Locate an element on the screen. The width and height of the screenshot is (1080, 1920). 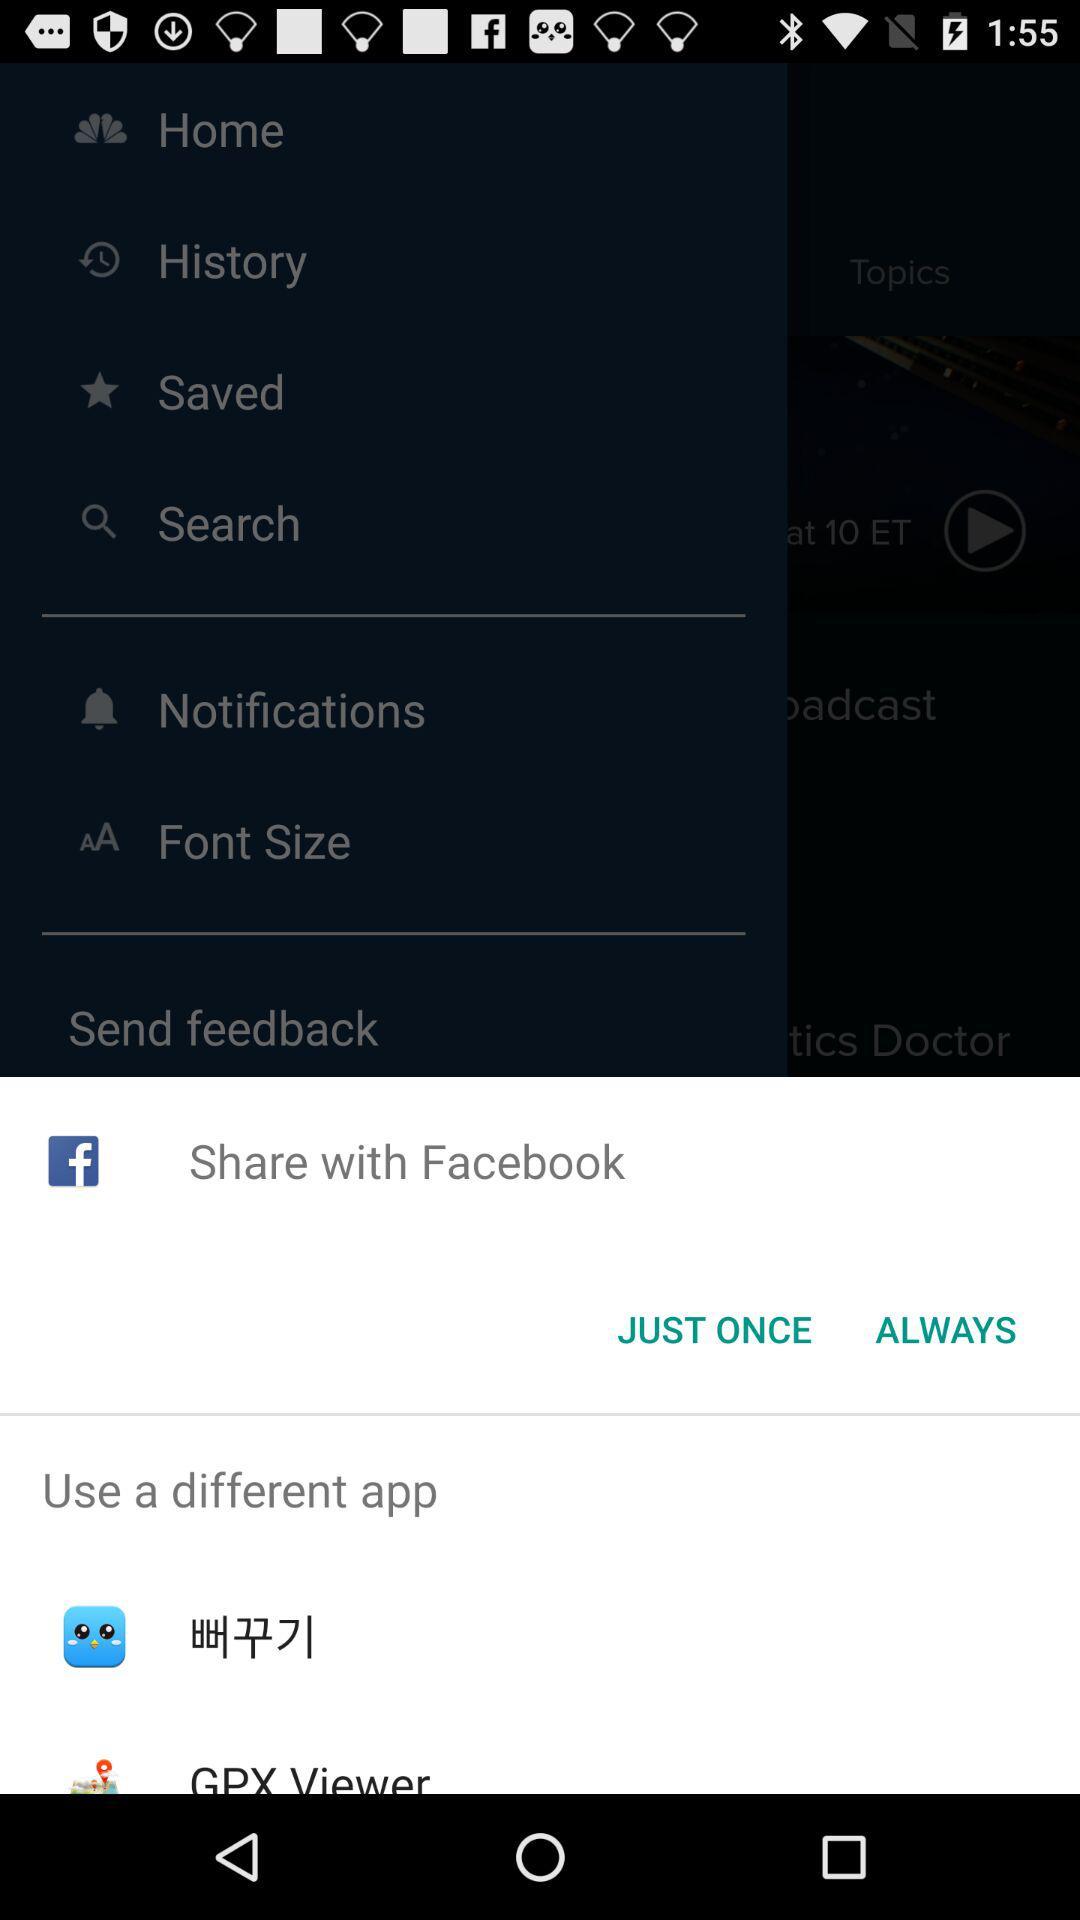
the app below the share with facebook app is located at coordinates (713, 1329).